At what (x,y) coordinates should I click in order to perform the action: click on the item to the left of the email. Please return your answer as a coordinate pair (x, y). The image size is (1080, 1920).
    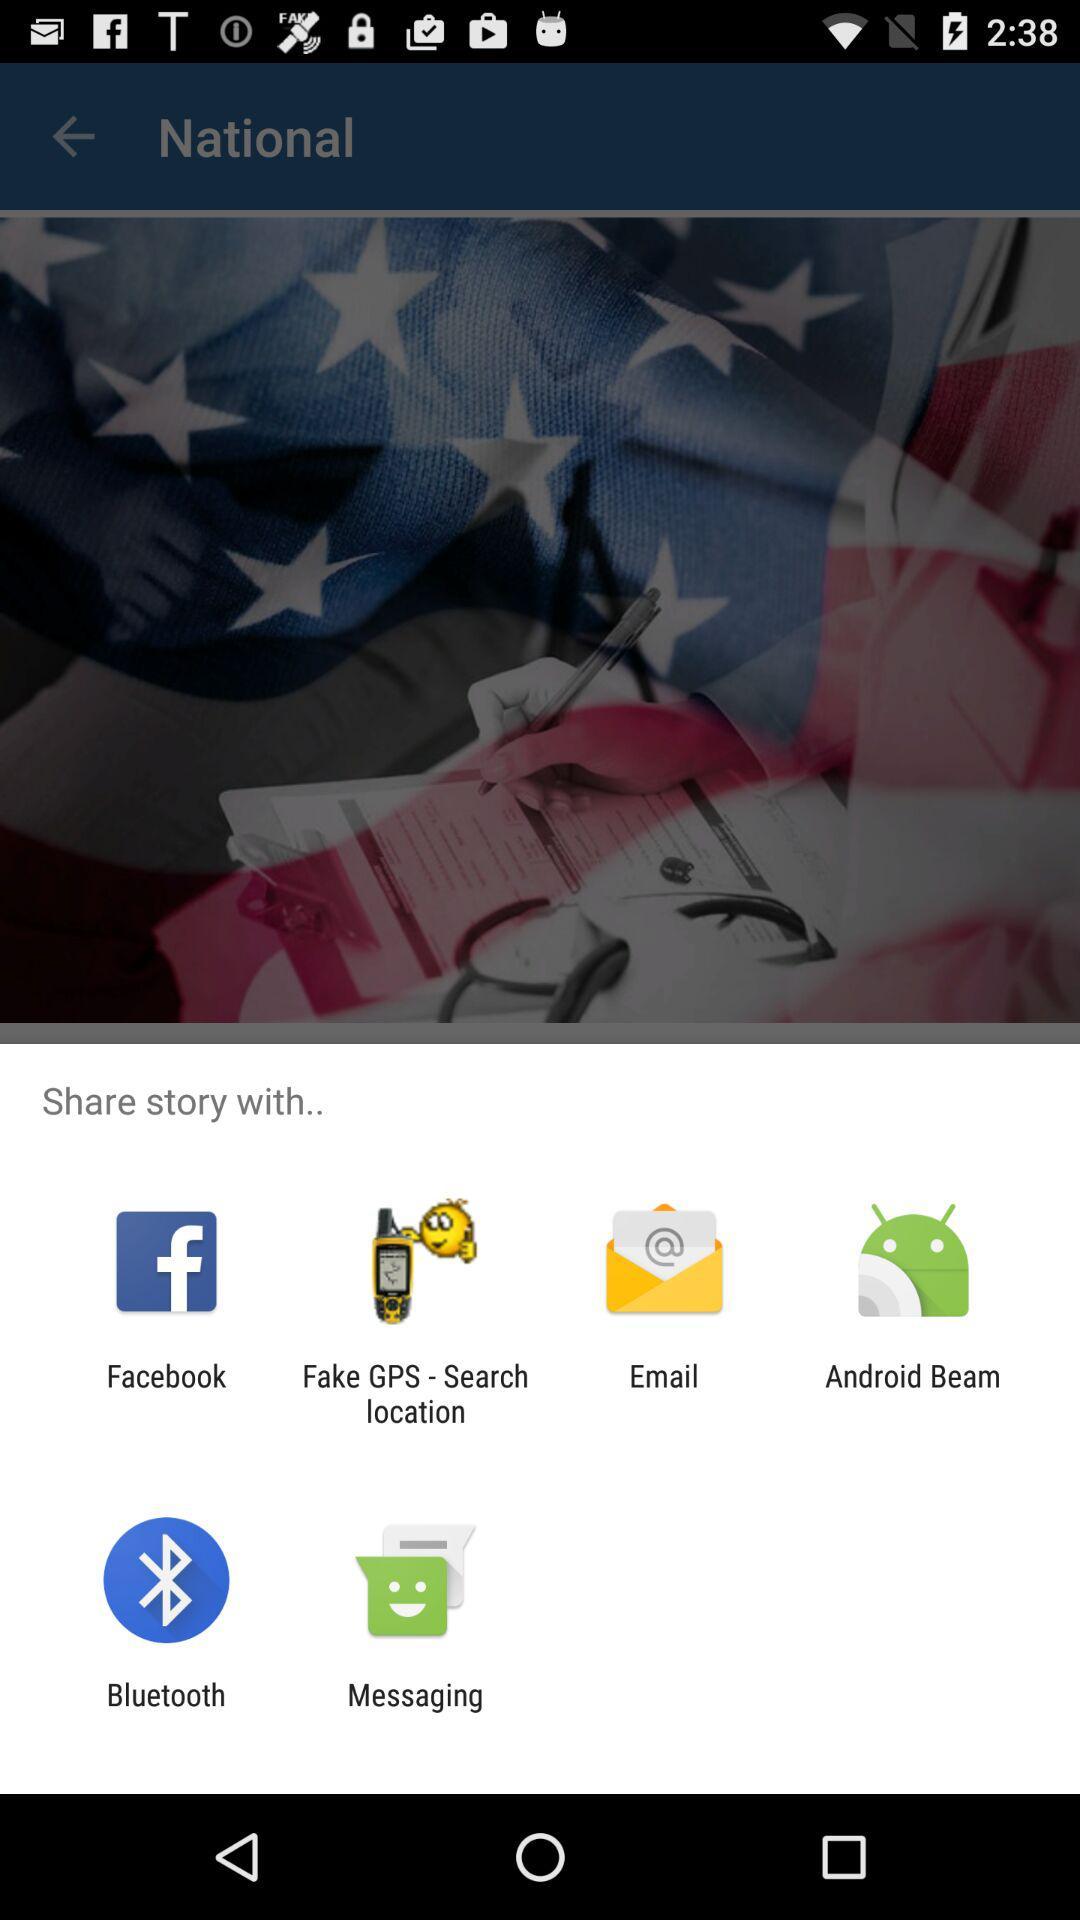
    Looking at the image, I should click on (414, 1392).